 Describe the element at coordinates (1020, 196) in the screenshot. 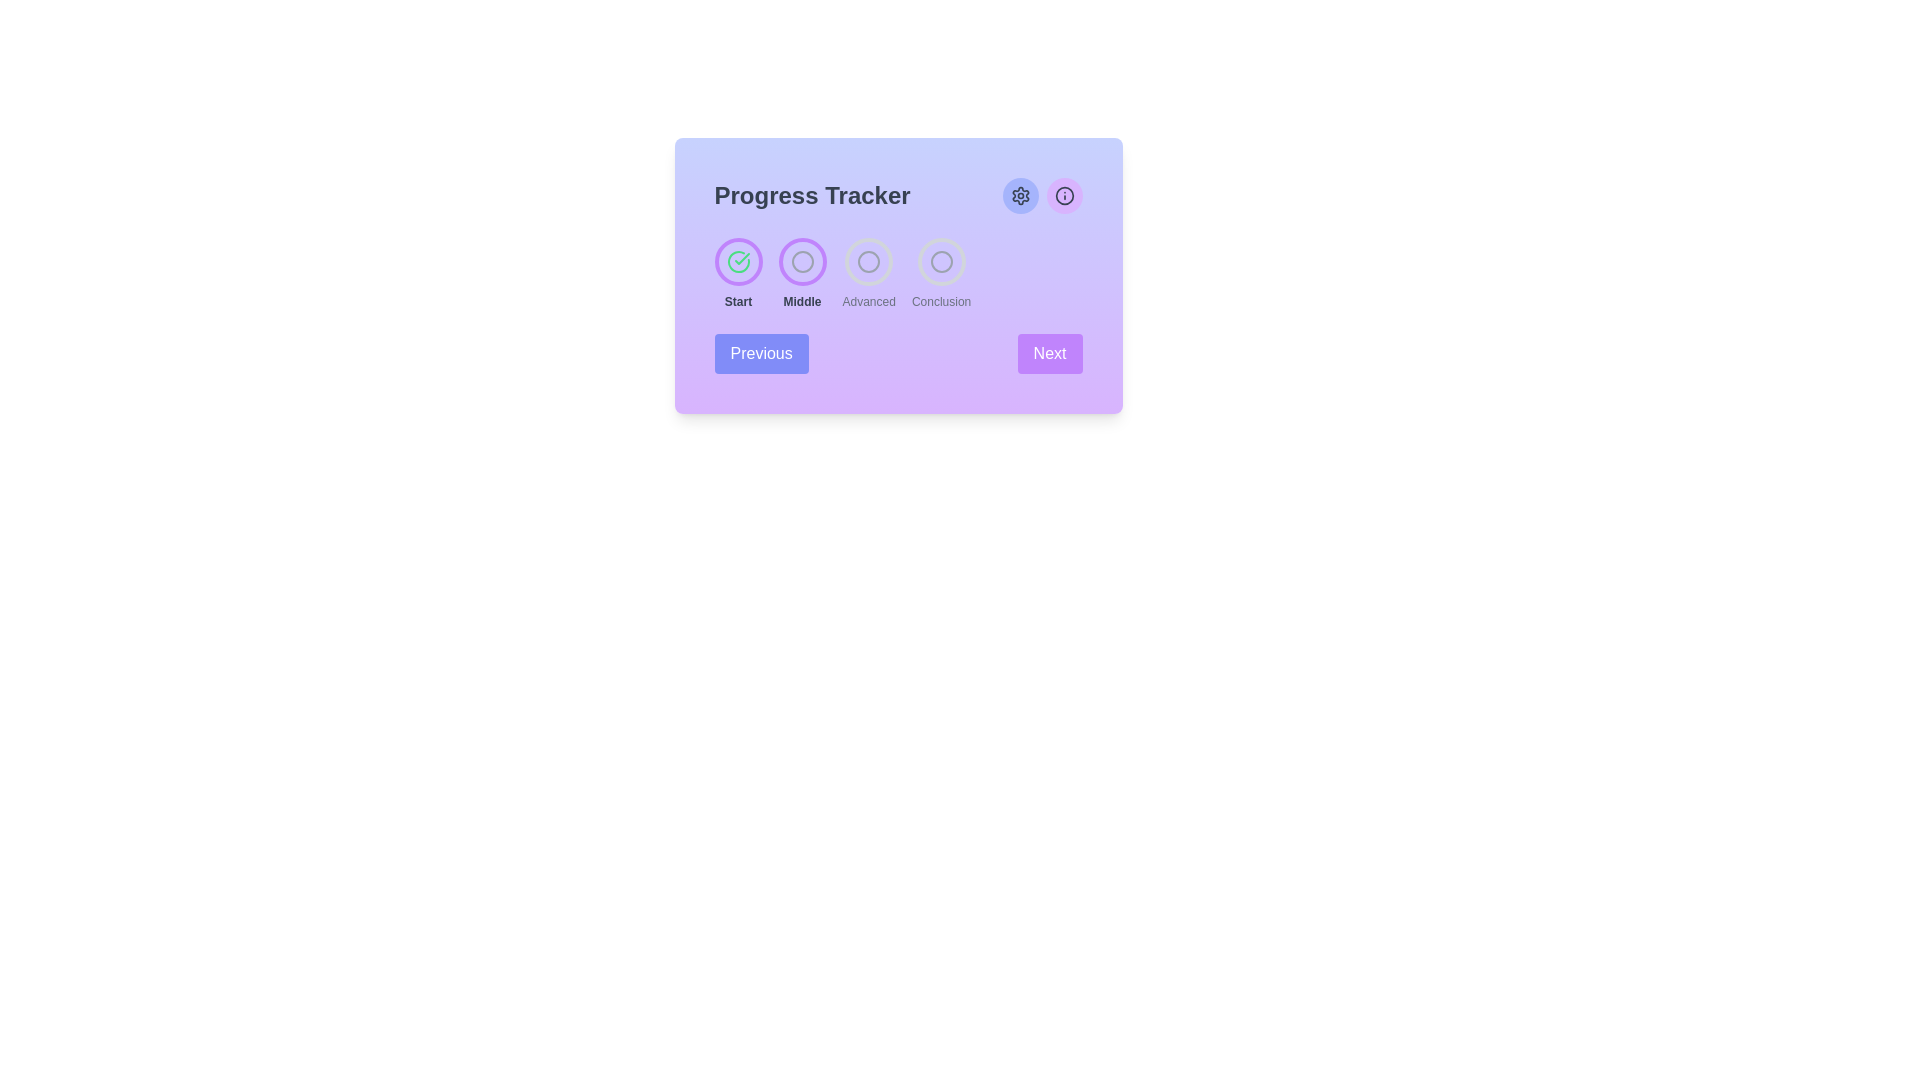

I see `the settings button located at the top-right section of the 'Progress Tracker' card to observe its hover effect` at that location.